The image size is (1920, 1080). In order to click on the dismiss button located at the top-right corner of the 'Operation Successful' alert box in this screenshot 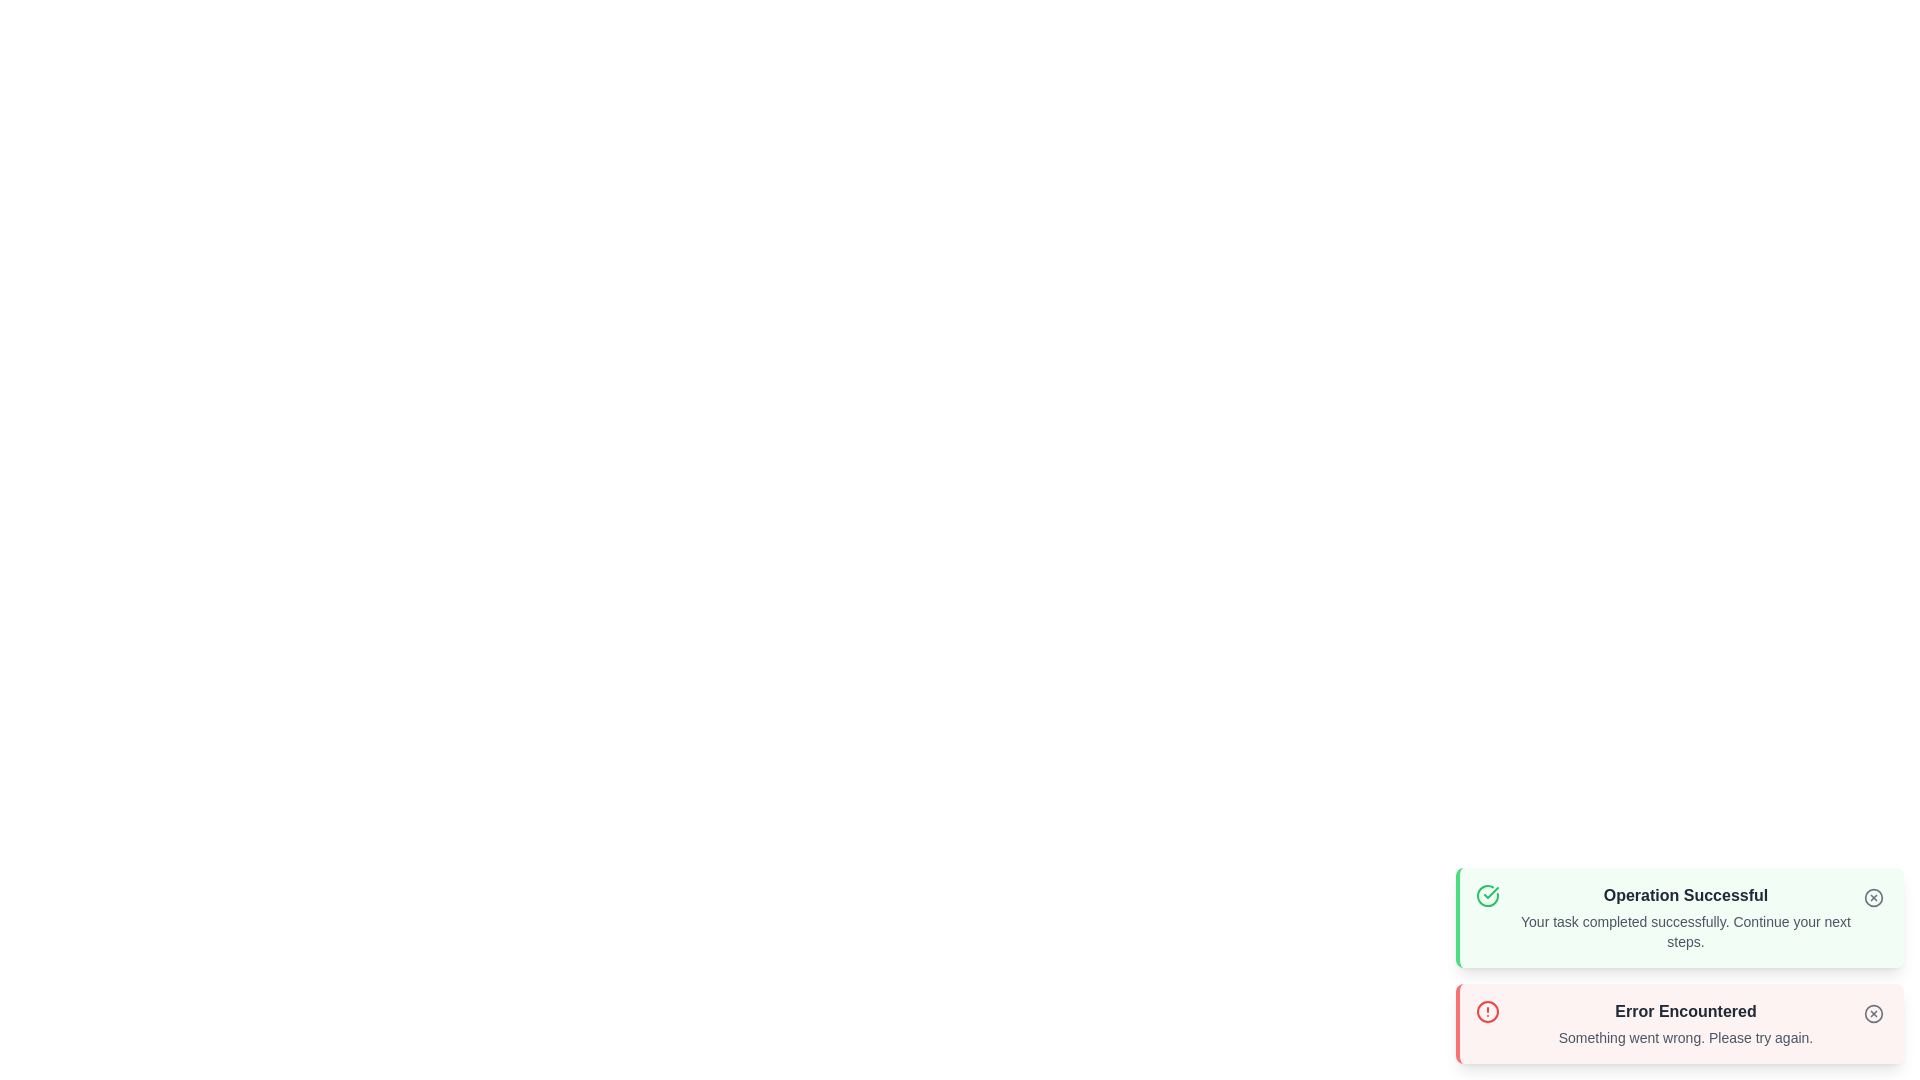, I will do `click(1872, 897)`.